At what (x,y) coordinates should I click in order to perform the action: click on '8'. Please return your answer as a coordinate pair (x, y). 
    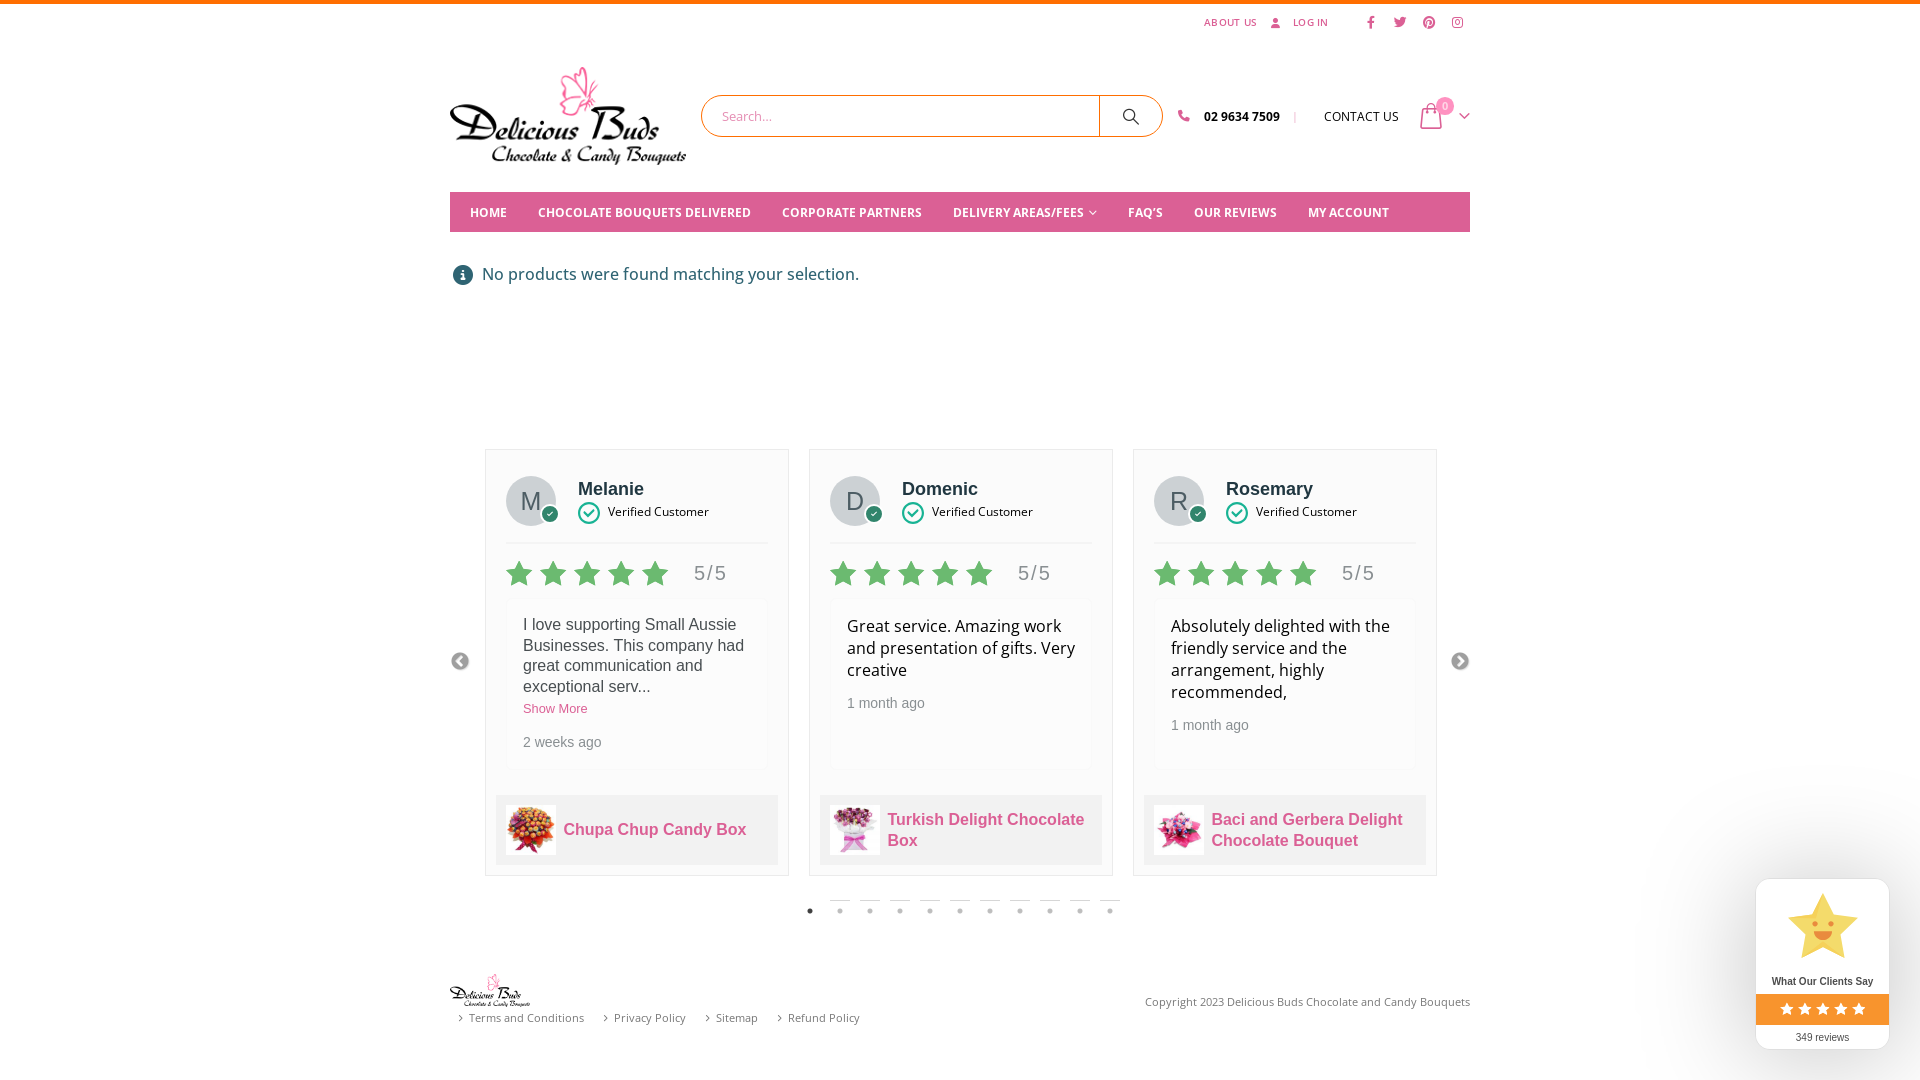
    Looking at the image, I should click on (1009, 910).